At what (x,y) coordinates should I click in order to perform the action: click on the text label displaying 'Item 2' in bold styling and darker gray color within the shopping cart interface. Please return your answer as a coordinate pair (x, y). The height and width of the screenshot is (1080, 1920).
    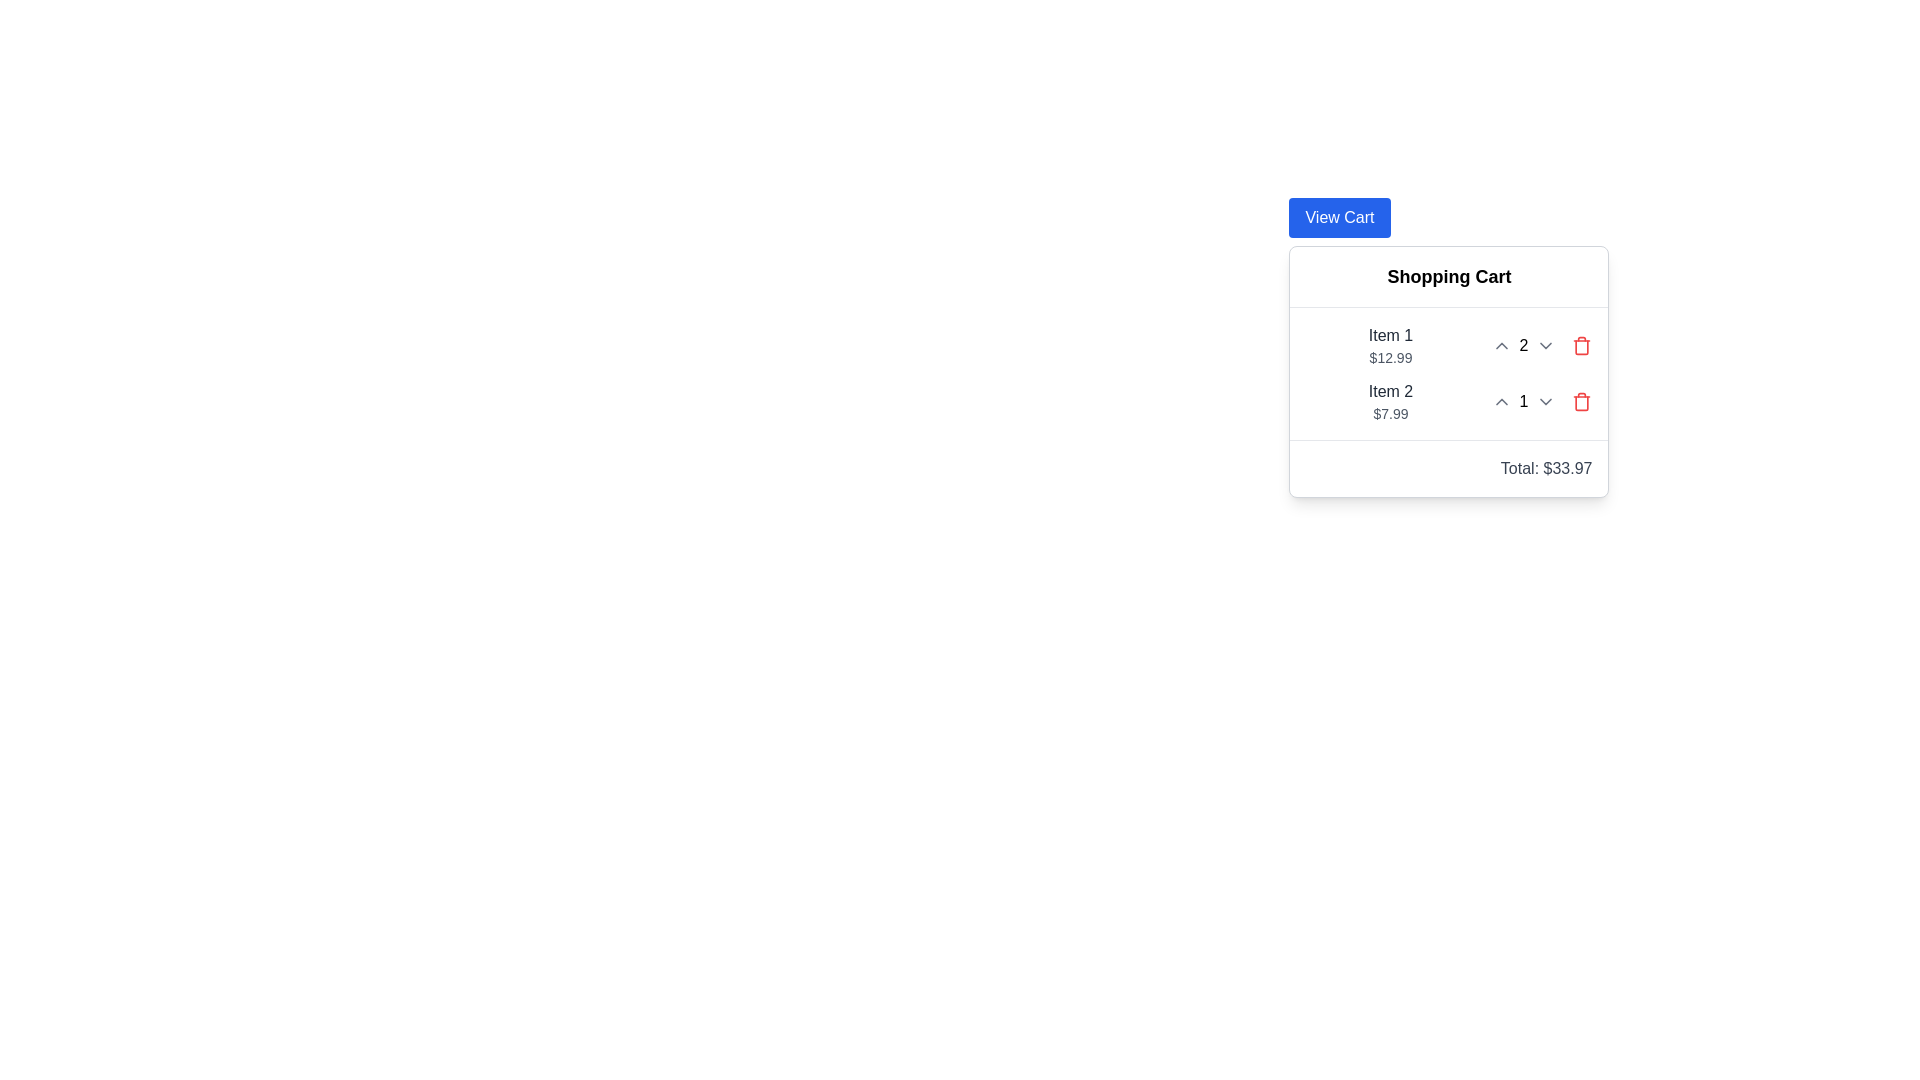
    Looking at the image, I should click on (1390, 392).